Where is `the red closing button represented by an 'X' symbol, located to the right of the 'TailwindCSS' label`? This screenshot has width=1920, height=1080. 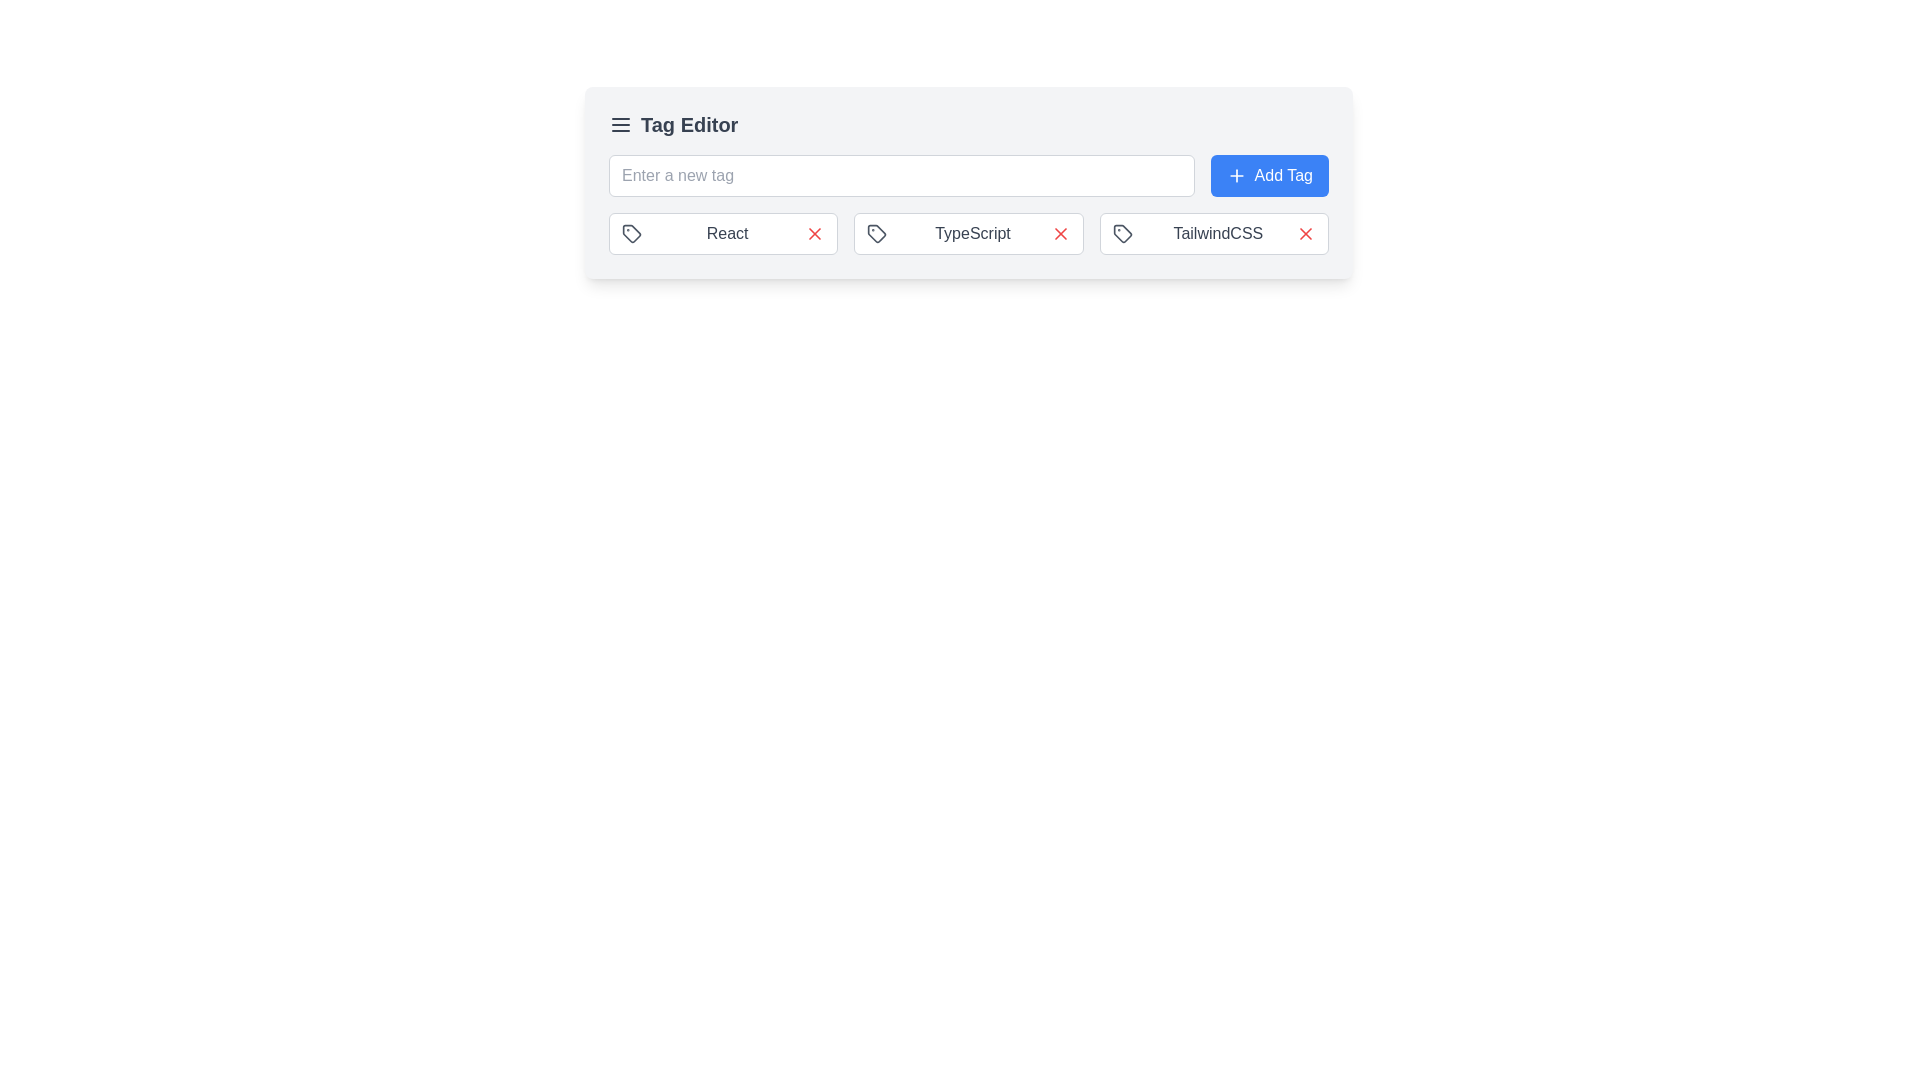 the red closing button represented by an 'X' symbol, located to the right of the 'TailwindCSS' label is located at coordinates (1305, 233).